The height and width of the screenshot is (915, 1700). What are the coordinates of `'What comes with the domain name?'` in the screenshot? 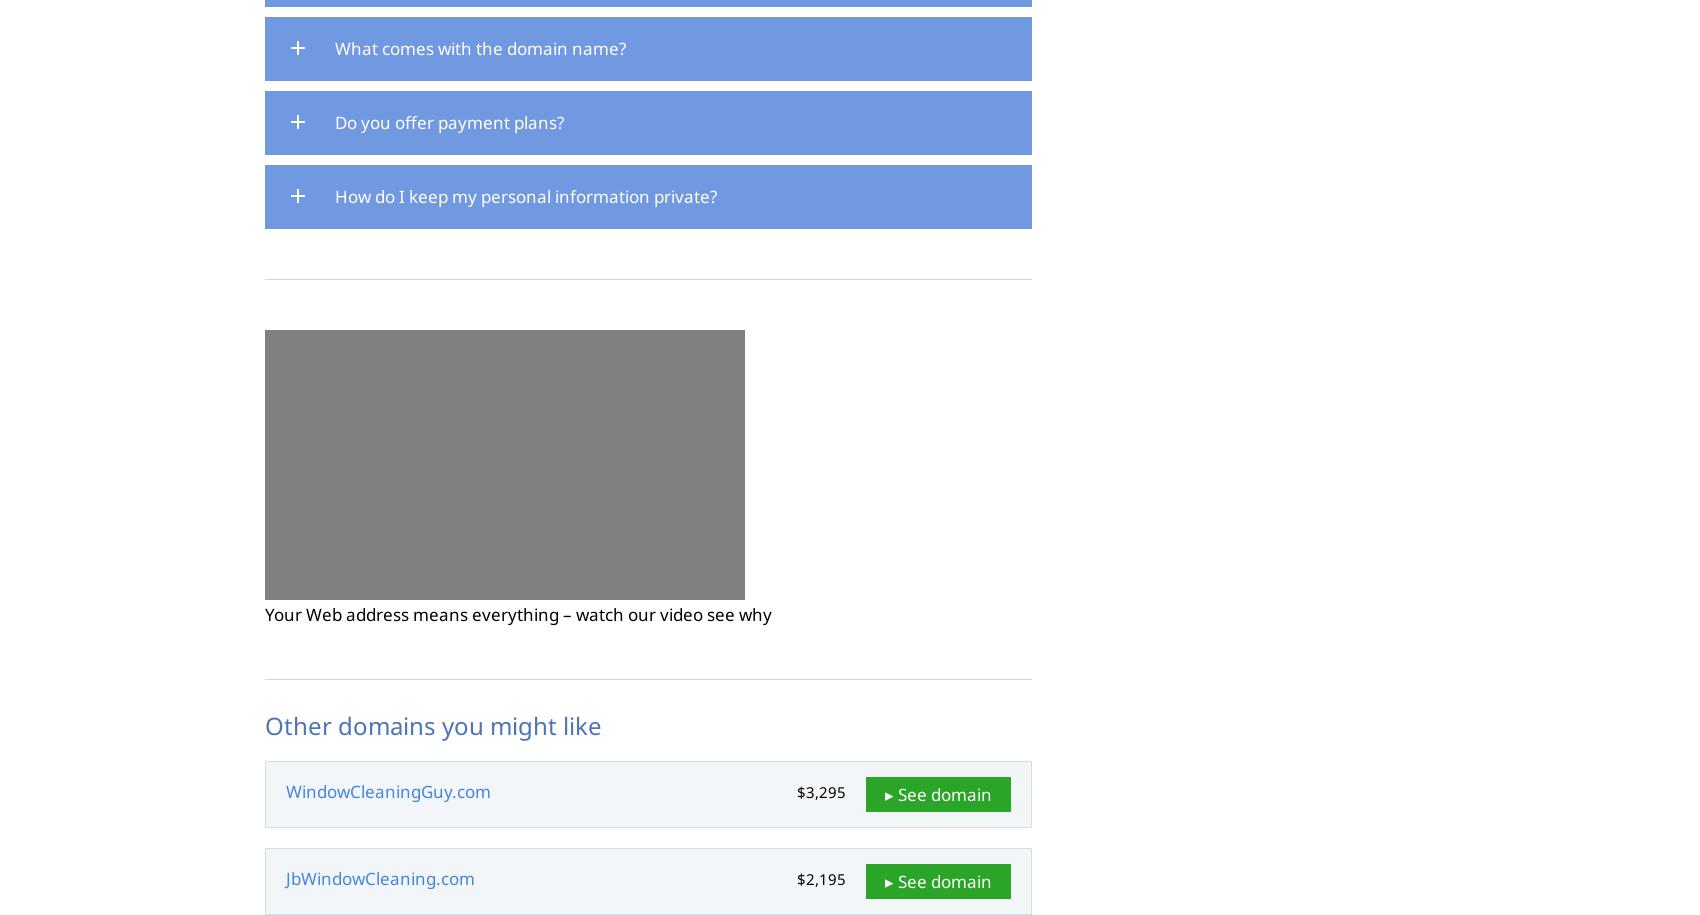 It's located at (480, 48).